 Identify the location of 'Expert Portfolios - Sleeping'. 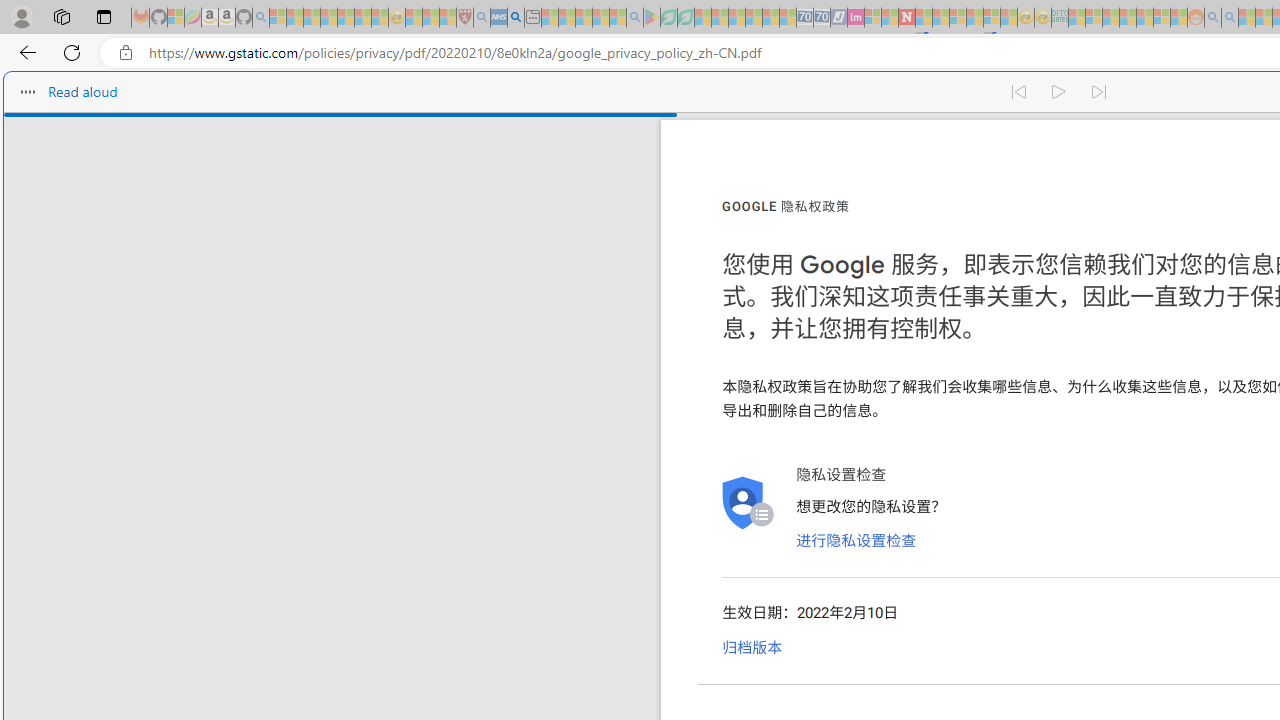
(1128, 17).